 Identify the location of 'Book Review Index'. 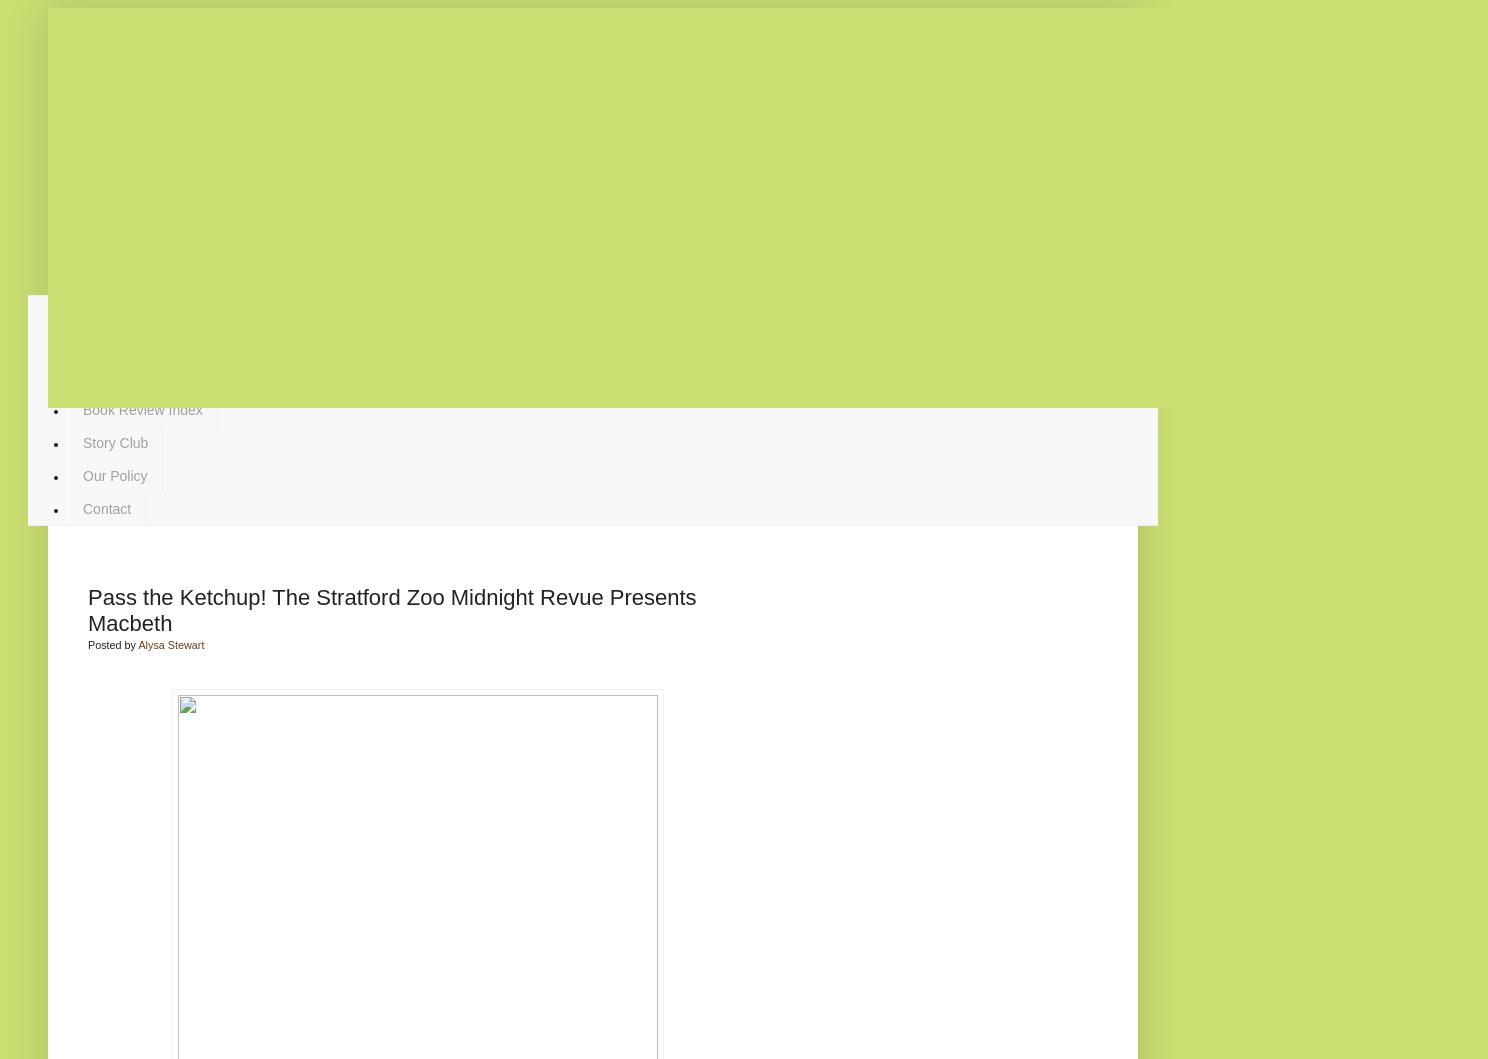
(141, 409).